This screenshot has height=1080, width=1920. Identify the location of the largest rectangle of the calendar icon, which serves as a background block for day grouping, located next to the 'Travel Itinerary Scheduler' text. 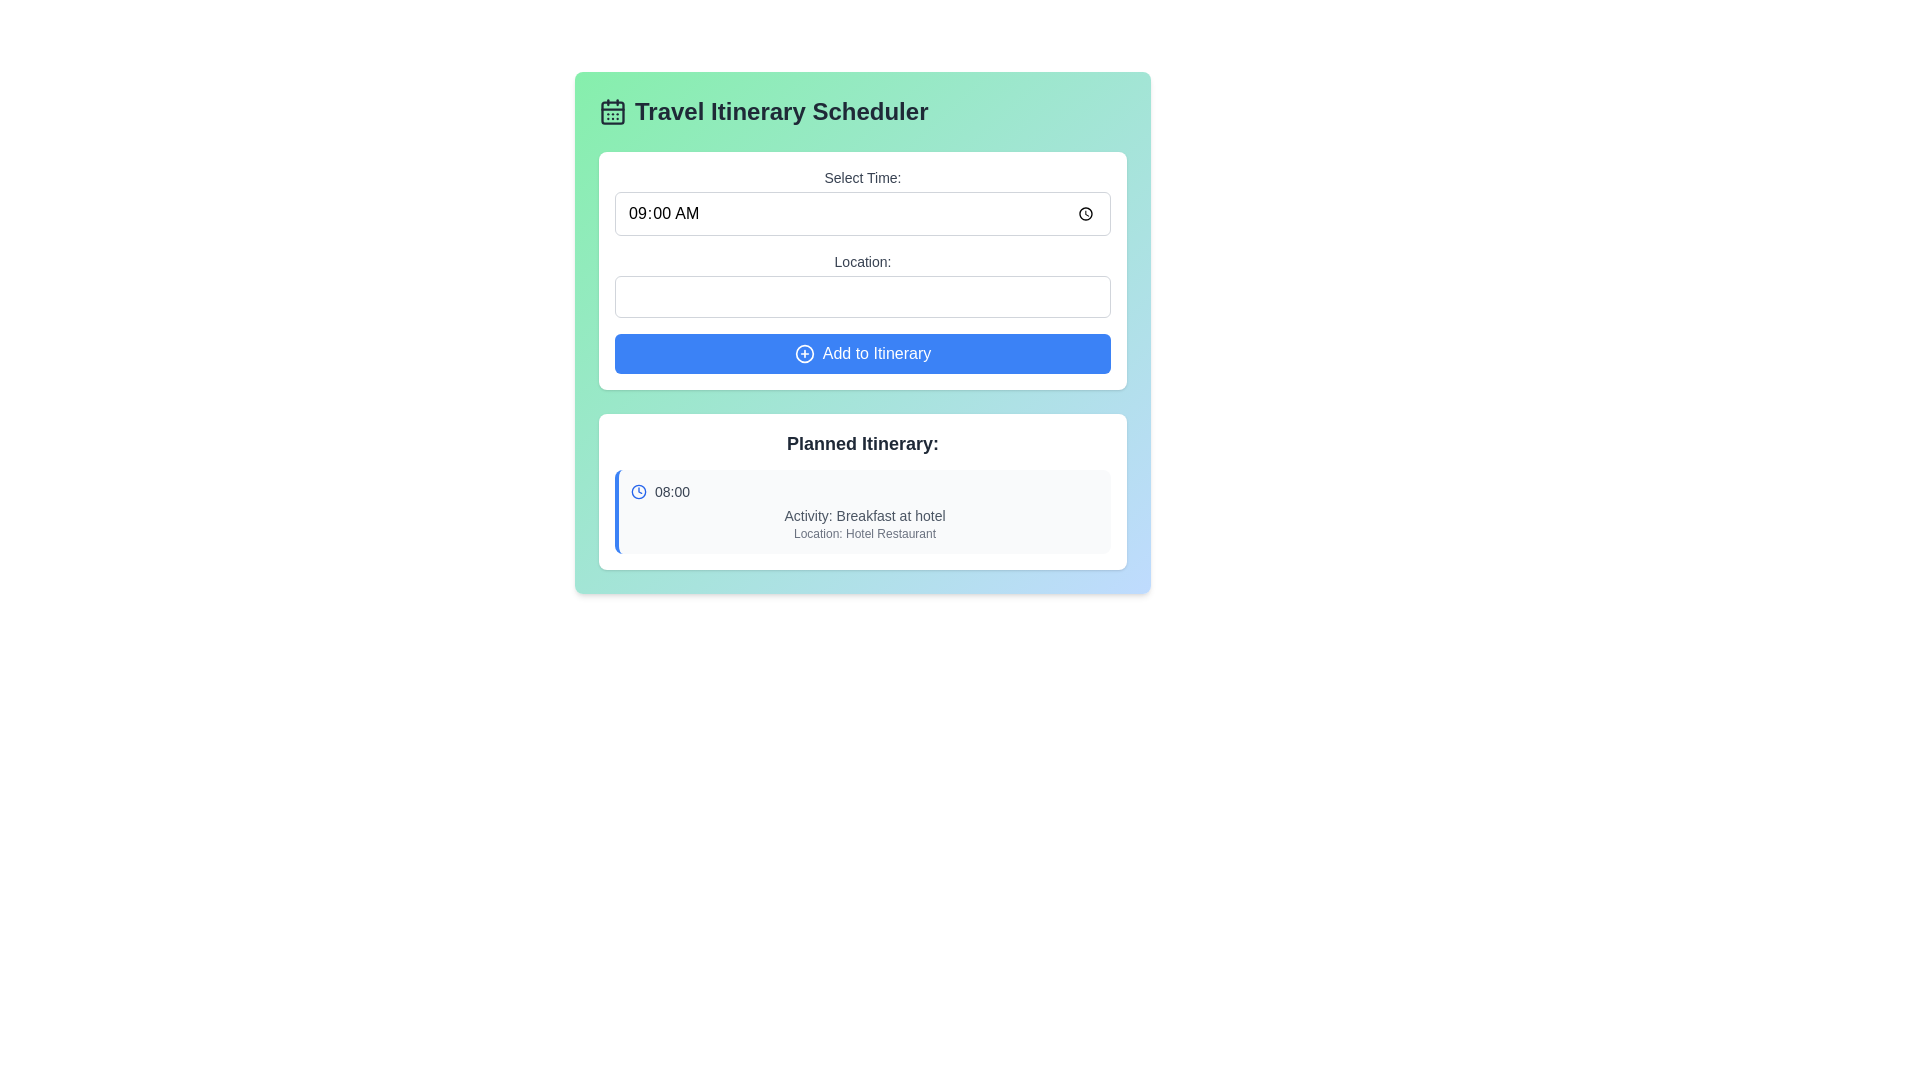
(612, 112).